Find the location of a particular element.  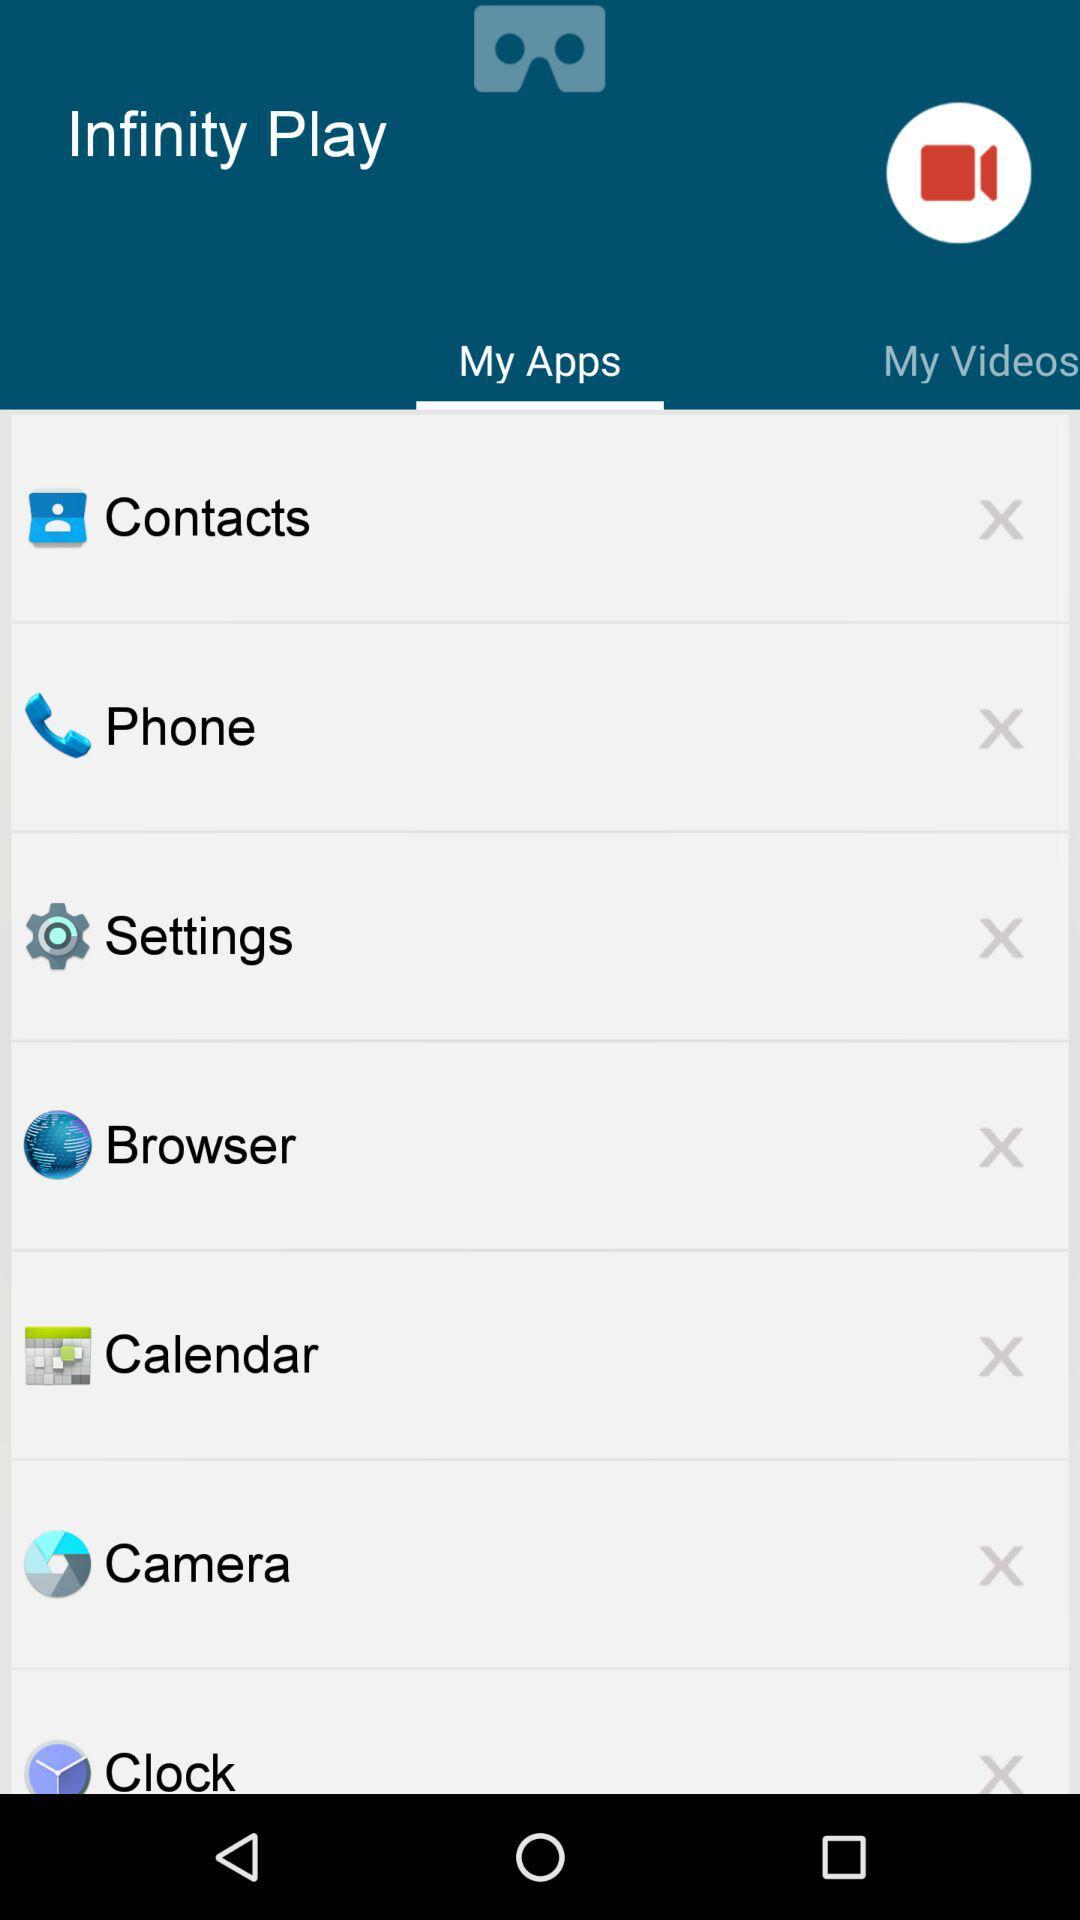

my videos item is located at coordinates (980, 356).